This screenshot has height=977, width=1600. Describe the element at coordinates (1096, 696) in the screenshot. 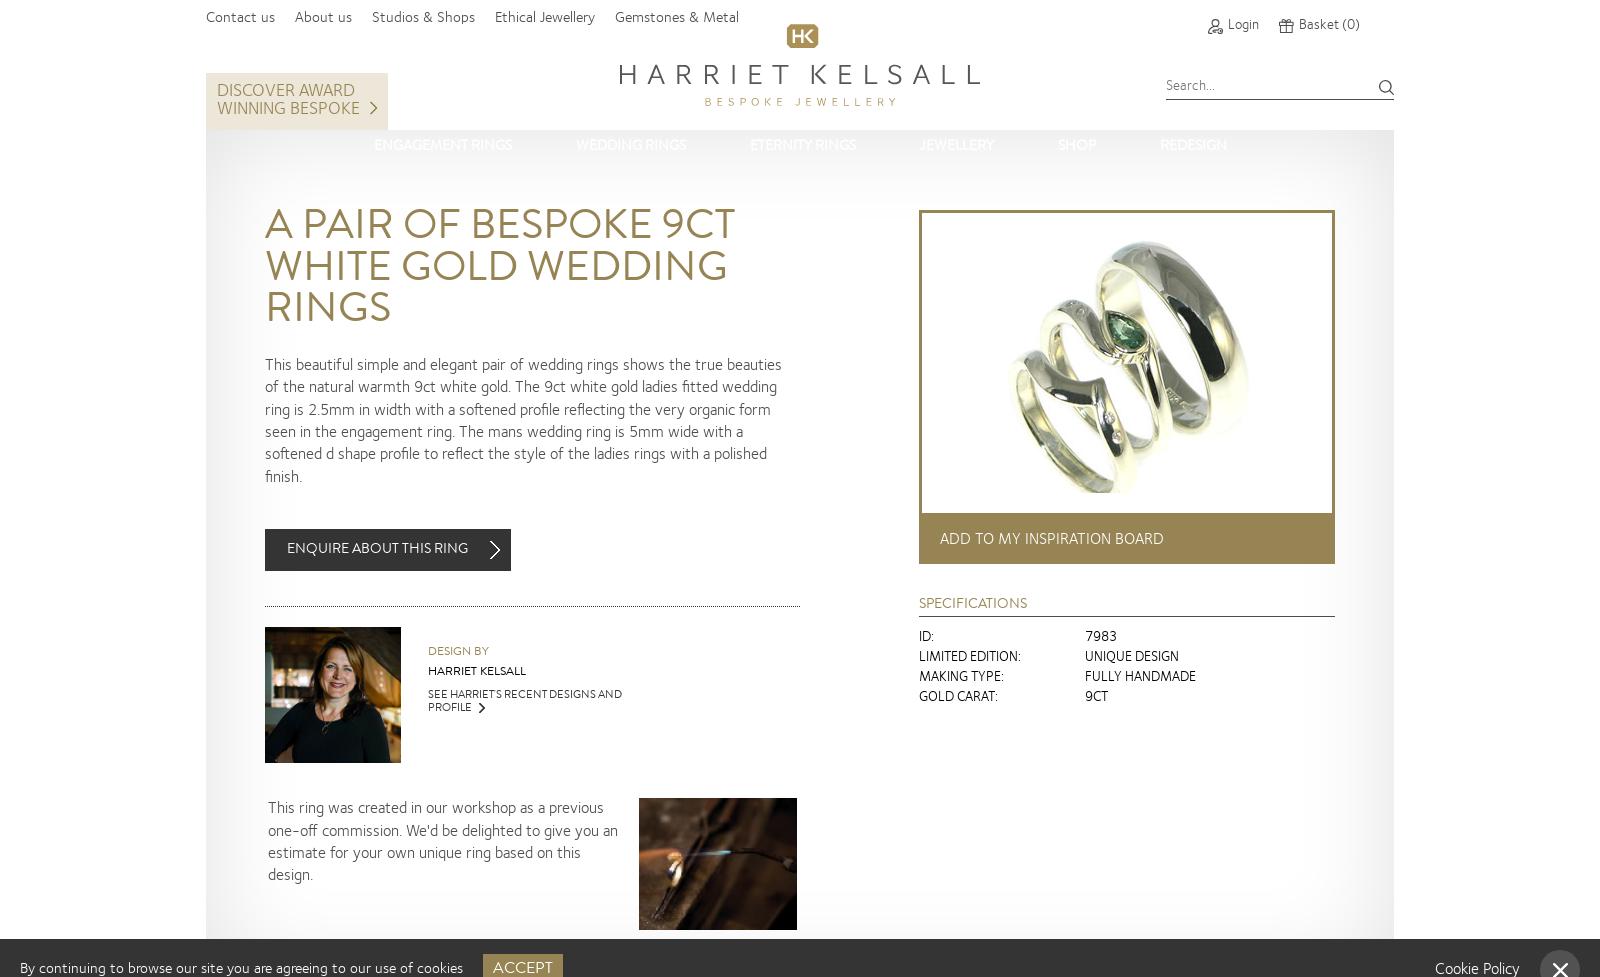

I see `'9ct'` at that location.